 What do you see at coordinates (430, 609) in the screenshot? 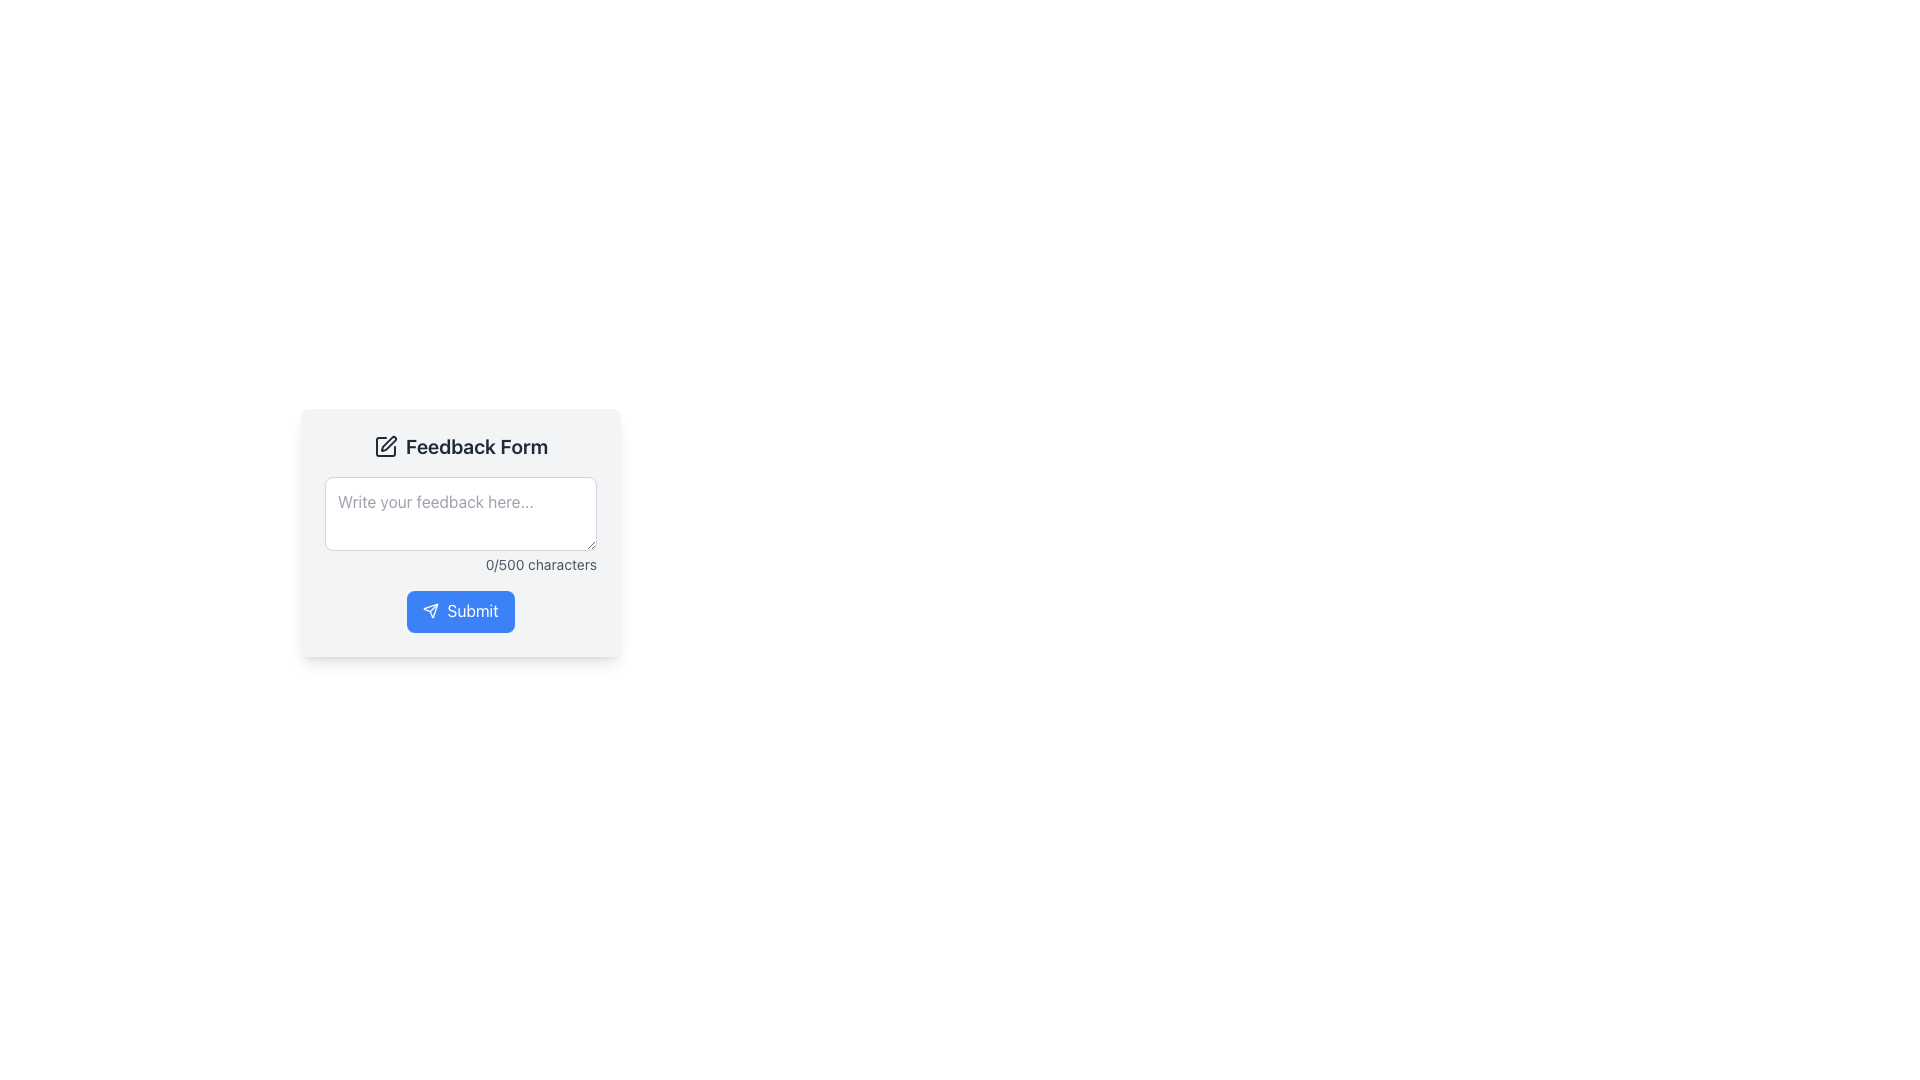
I see `the paper plane icon inside the blue 'Submit' button located below the feedback form input field` at bounding box center [430, 609].